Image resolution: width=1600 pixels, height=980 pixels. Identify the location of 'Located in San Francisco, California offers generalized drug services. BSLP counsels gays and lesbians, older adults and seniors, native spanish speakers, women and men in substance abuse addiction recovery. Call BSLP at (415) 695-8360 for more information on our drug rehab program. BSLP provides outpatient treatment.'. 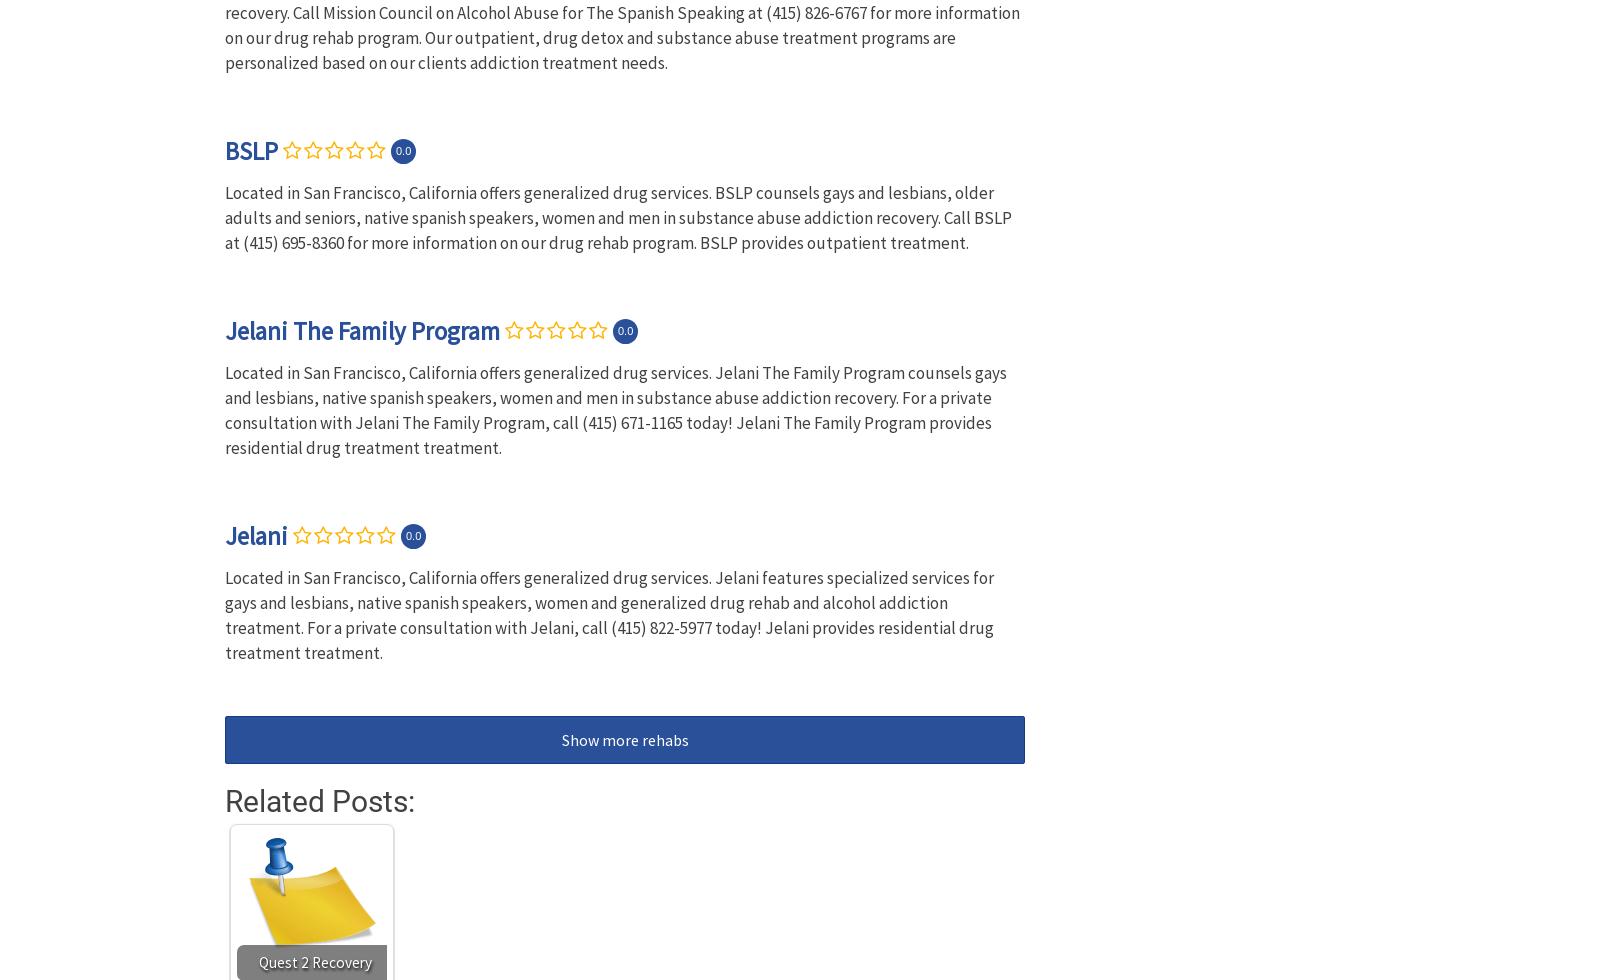
(618, 216).